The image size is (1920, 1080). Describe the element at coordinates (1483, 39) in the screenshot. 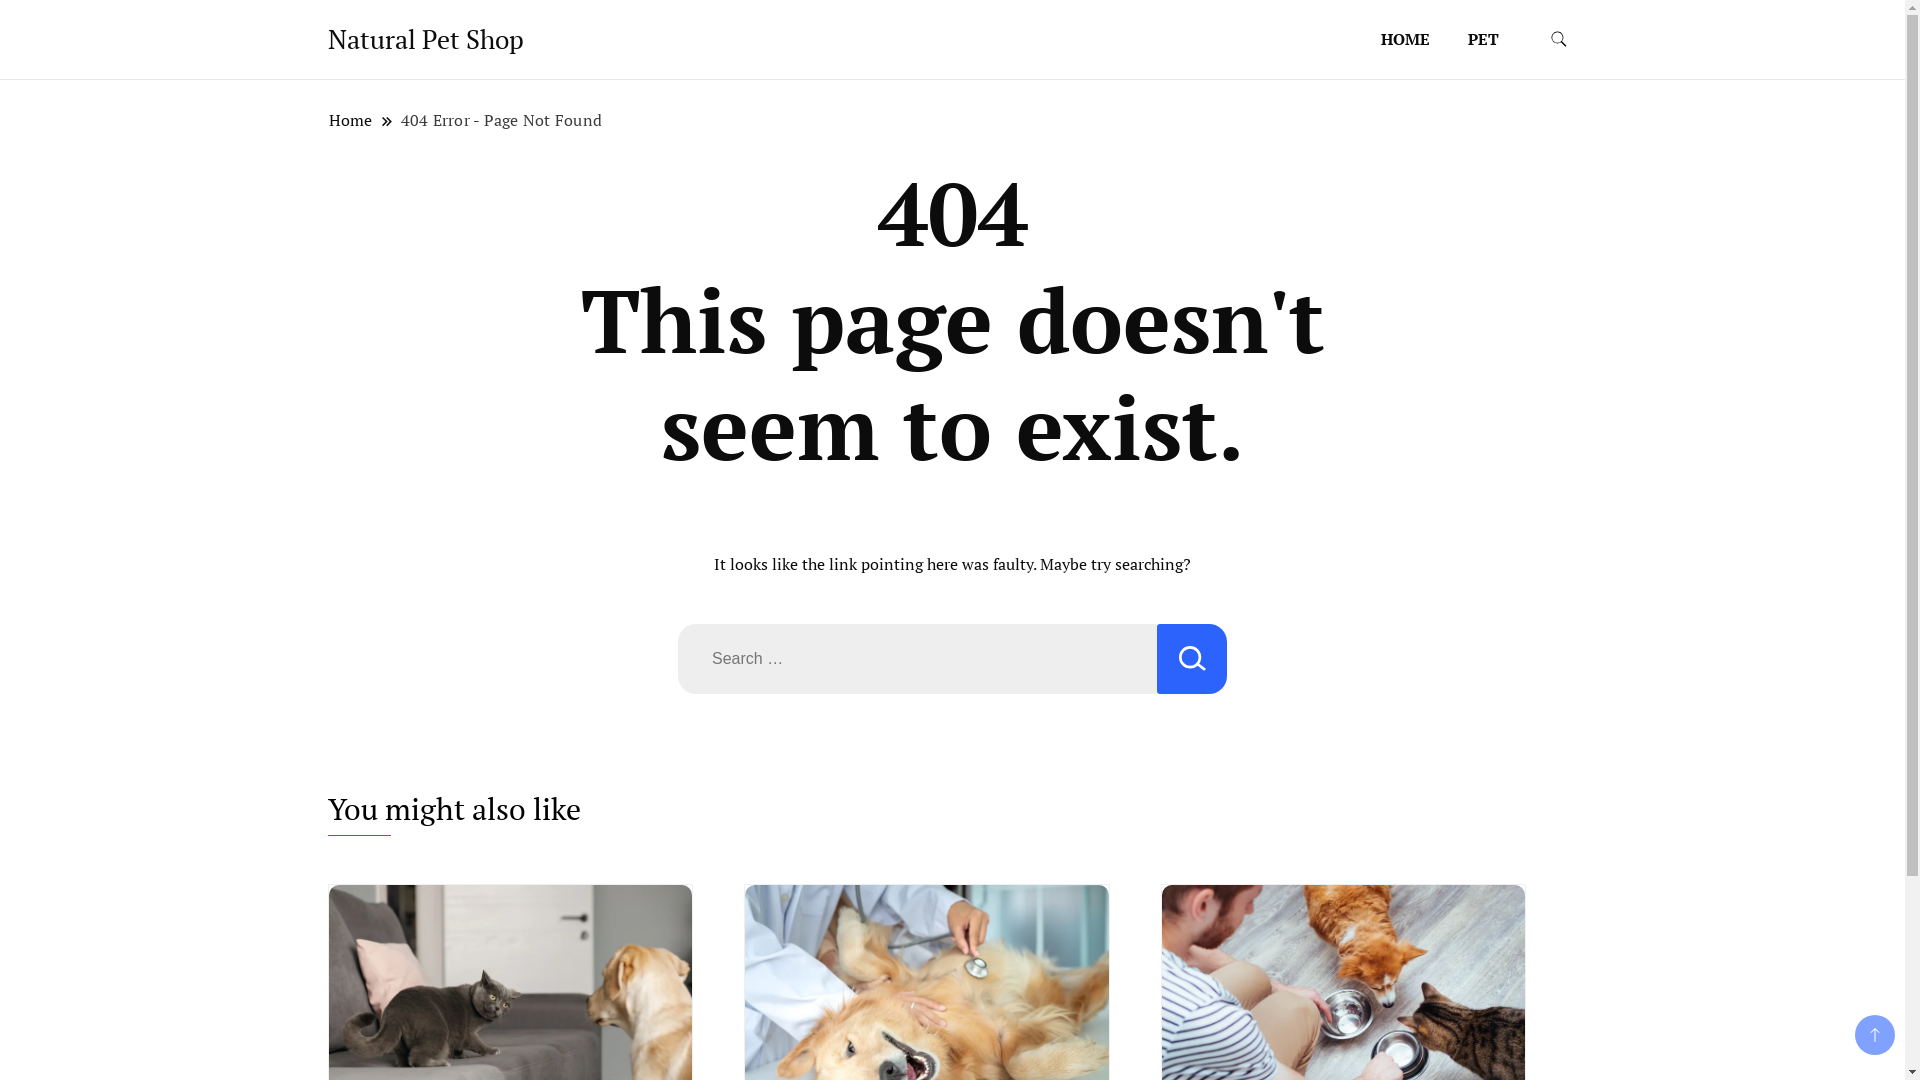

I see `'PET'` at that location.